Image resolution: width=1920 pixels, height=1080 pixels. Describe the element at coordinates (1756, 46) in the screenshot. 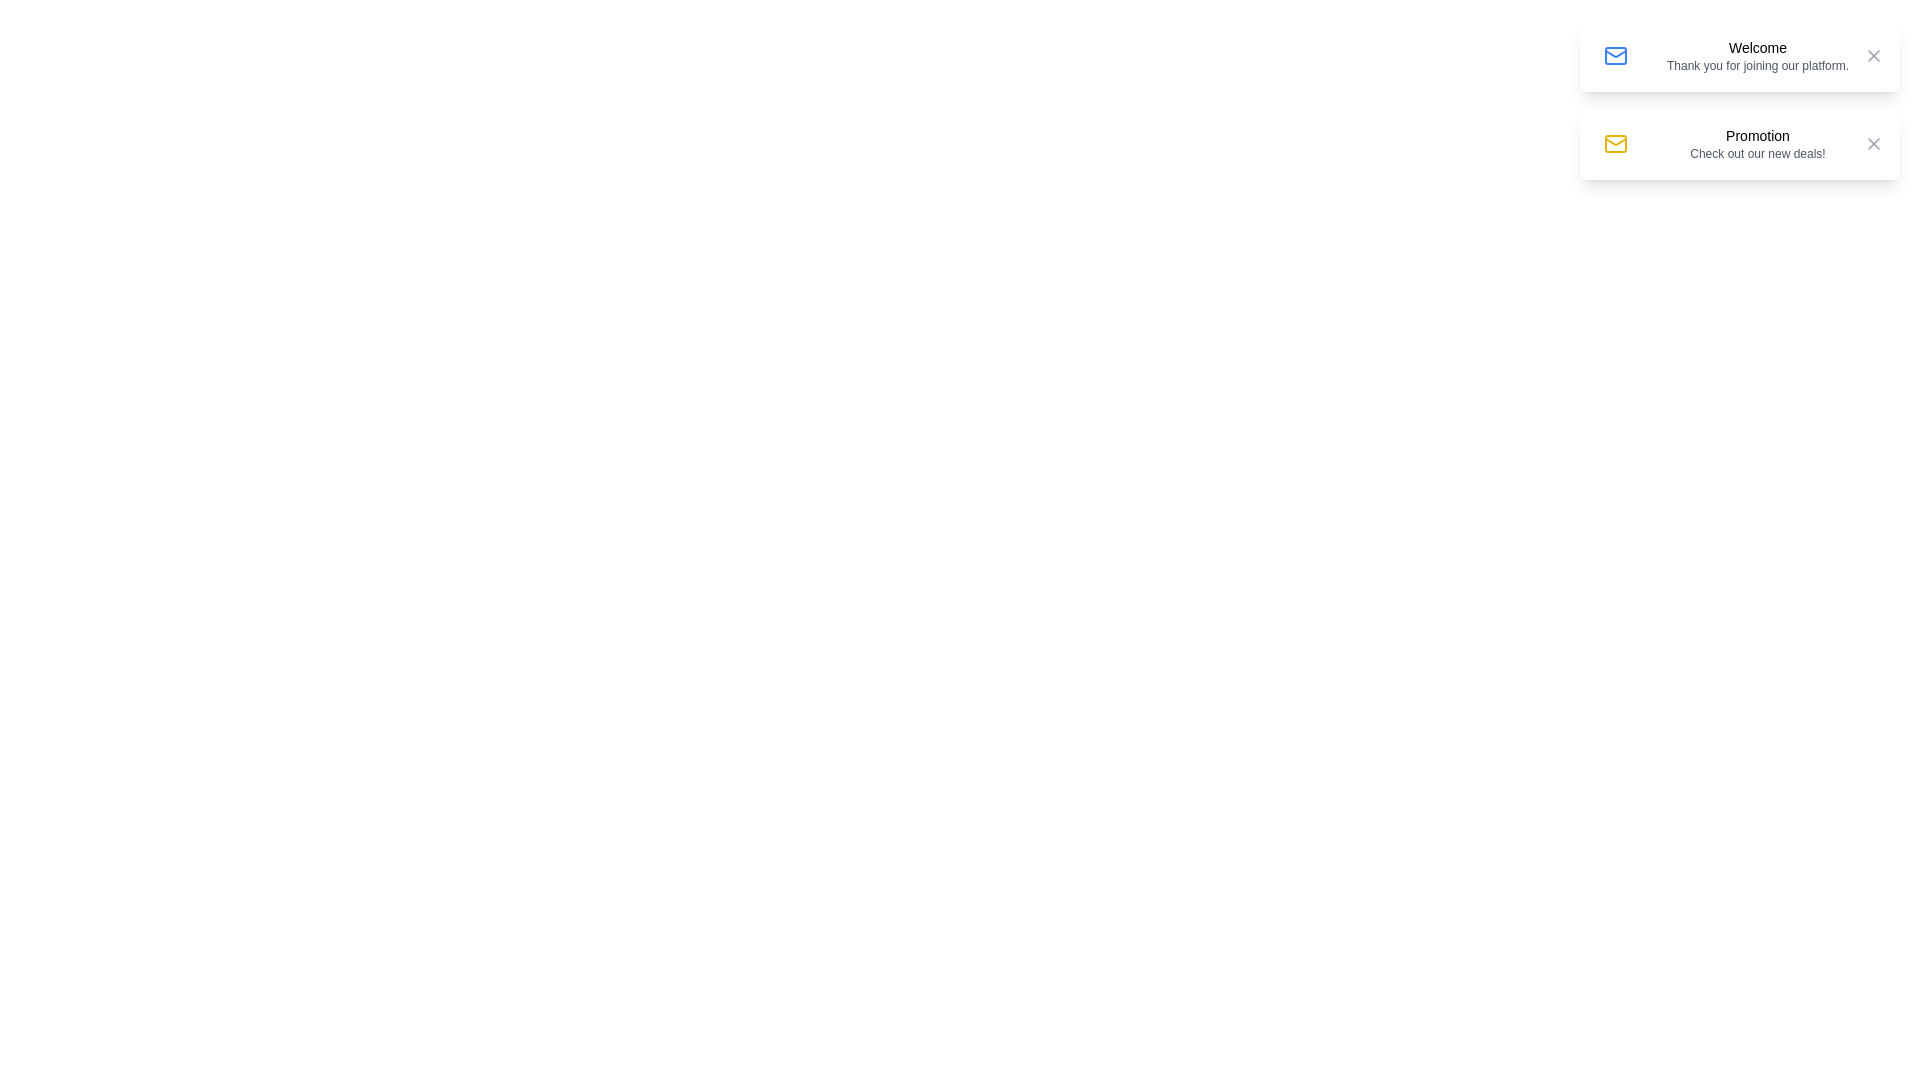

I see `the 'Welcome' text label, which is a medium-sized, bold font located at the top-right section of the message card layout` at that location.